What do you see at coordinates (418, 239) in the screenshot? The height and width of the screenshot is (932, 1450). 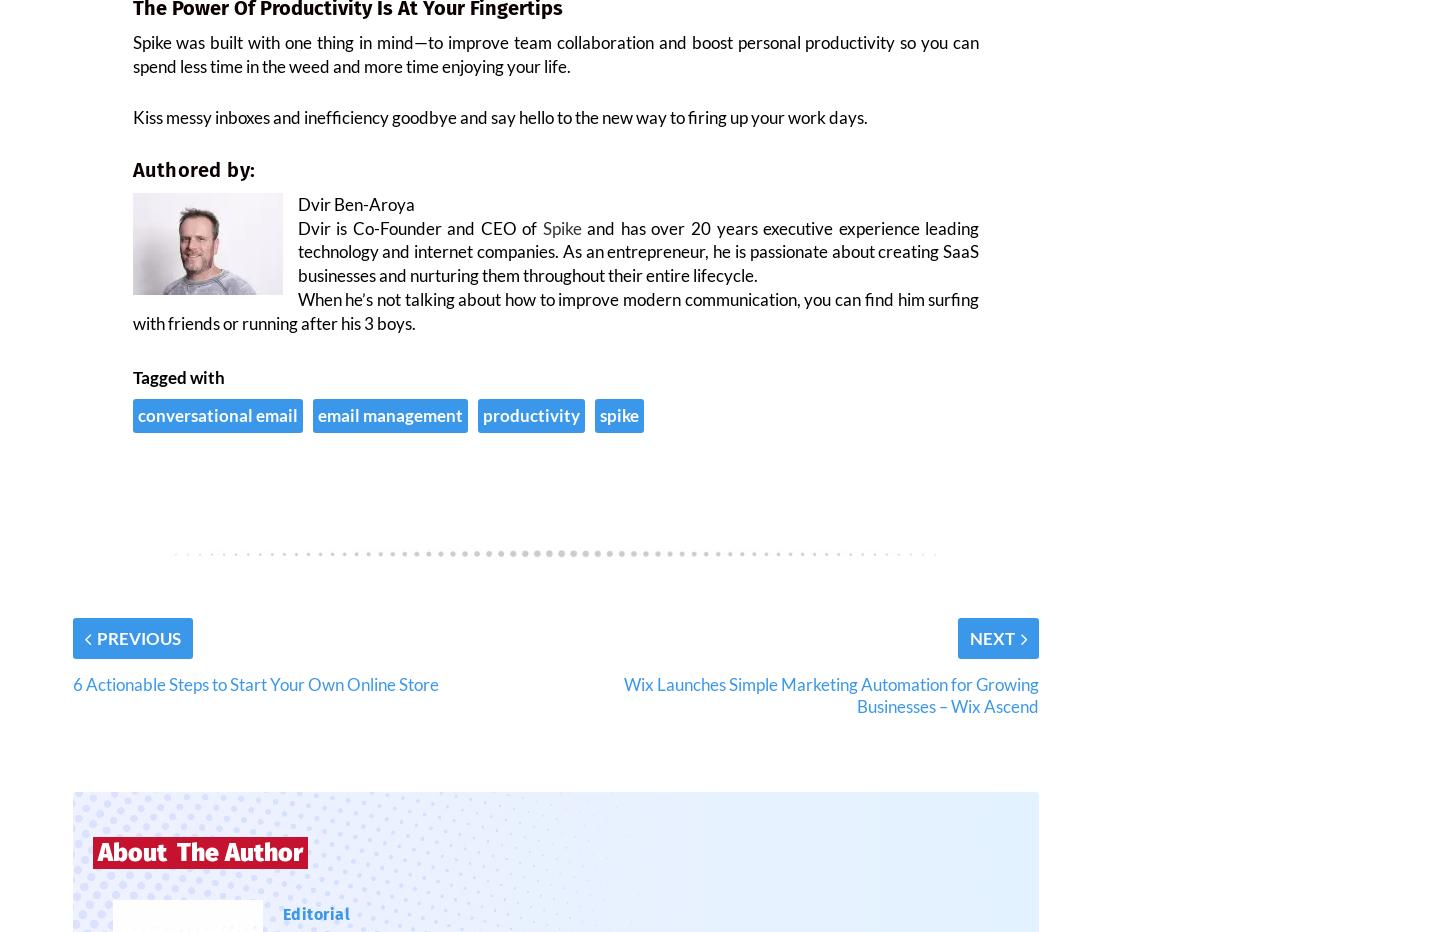 I see `'Dvir is Co-Founder and CEO of'` at bounding box center [418, 239].